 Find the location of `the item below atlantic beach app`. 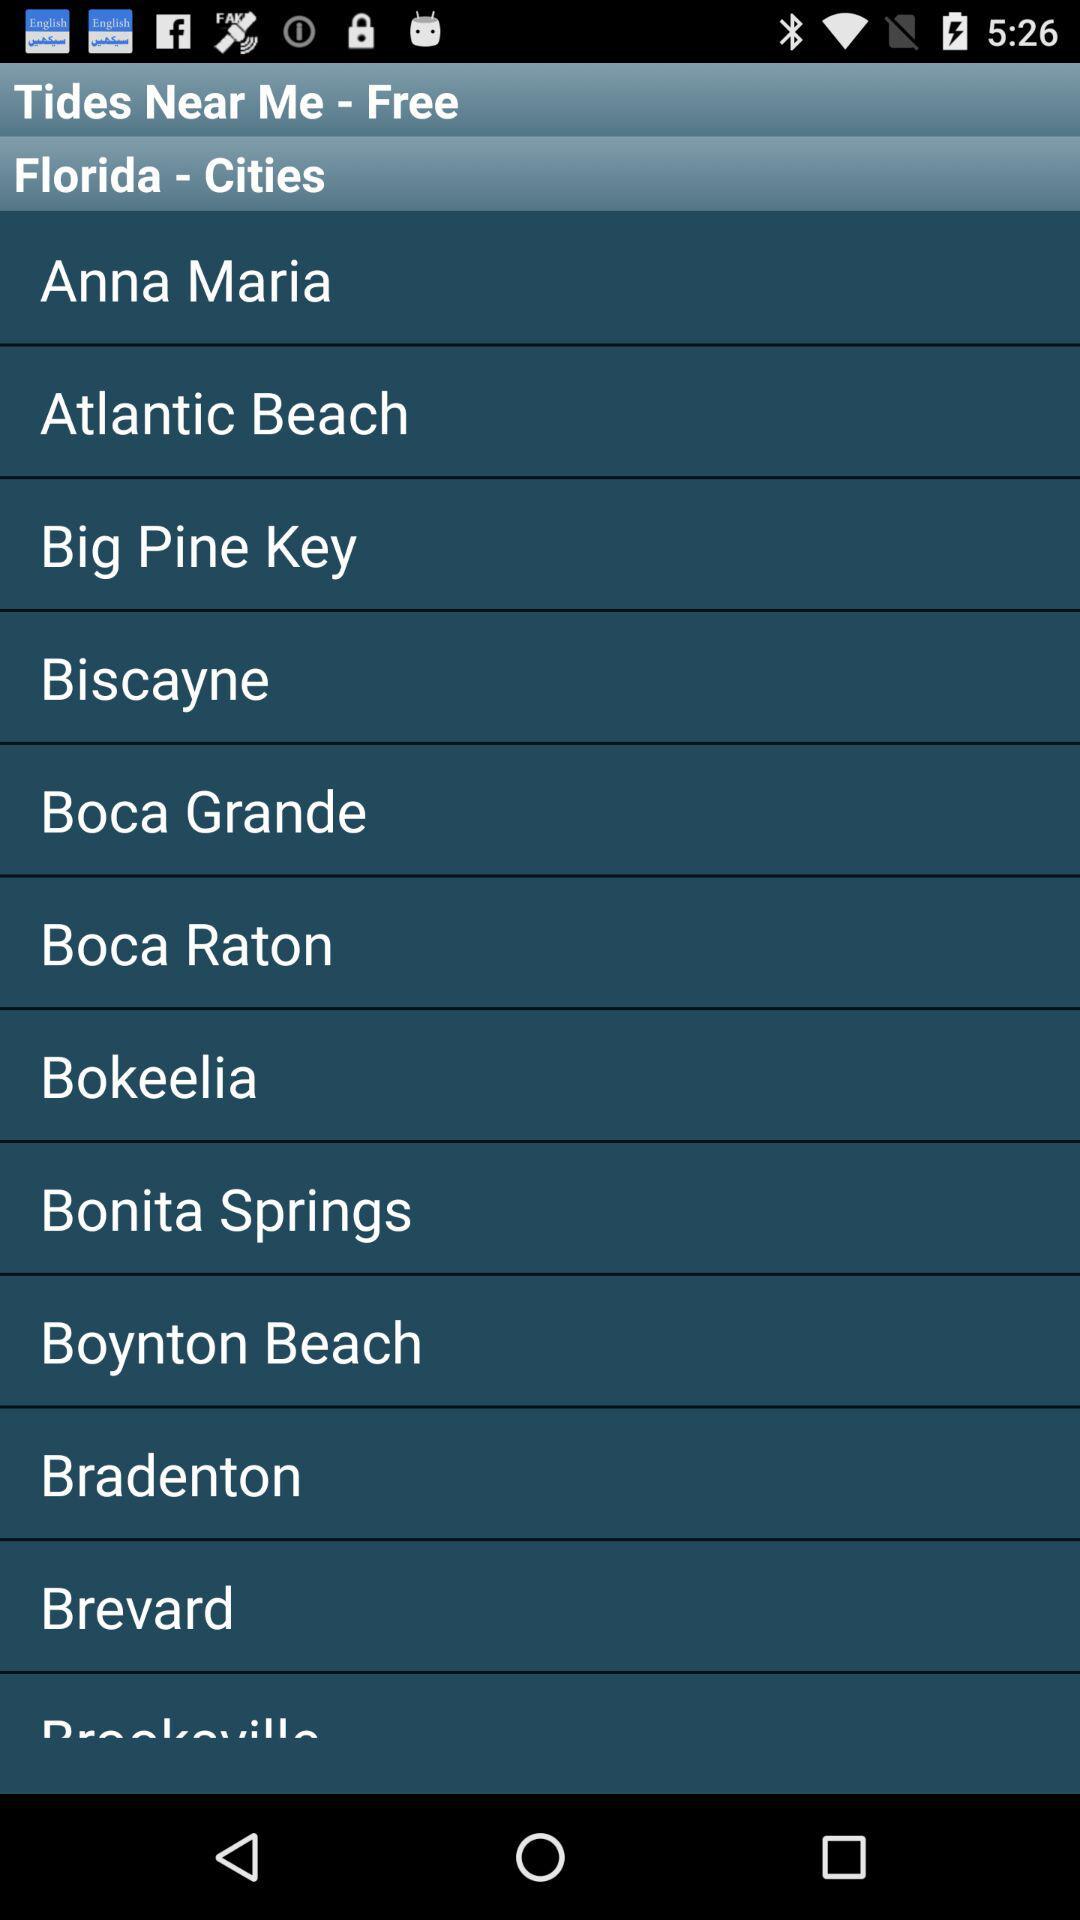

the item below atlantic beach app is located at coordinates (540, 544).